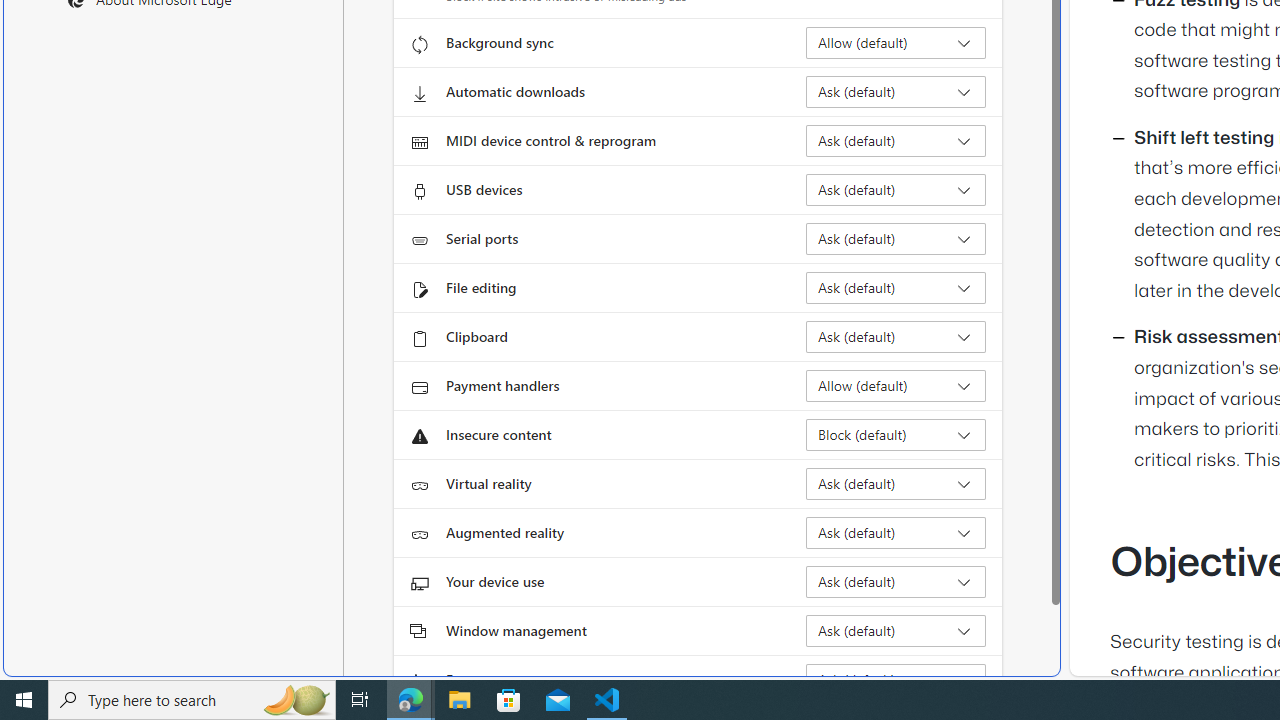 The height and width of the screenshot is (720, 1280). What do you see at coordinates (895, 582) in the screenshot?
I see `'Your device use Ask (default)'` at bounding box center [895, 582].